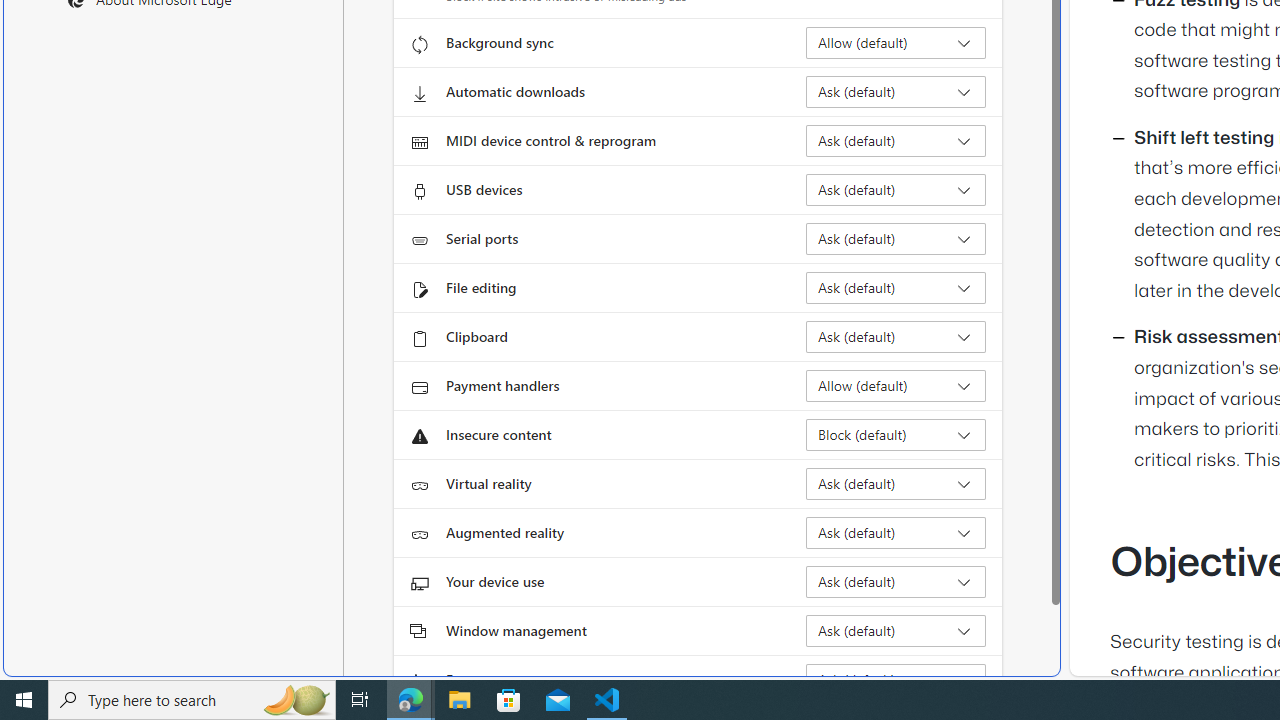 The height and width of the screenshot is (720, 1280). What do you see at coordinates (895, 582) in the screenshot?
I see `'Your device use Ask (default)'` at bounding box center [895, 582].